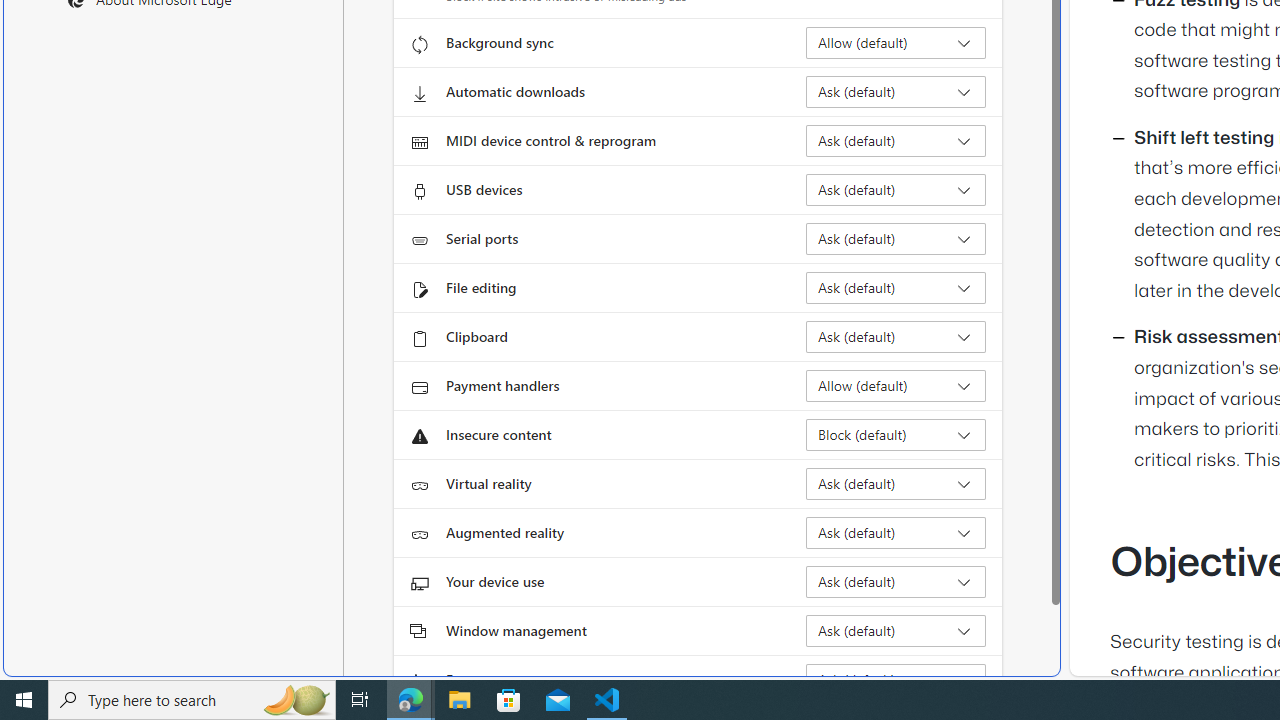 The height and width of the screenshot is (720, 1280). What do you see at coordinates (895, 582) in the screenshot?
I see `'Your device use Ask (default)'` at bounding box center [895, 582].